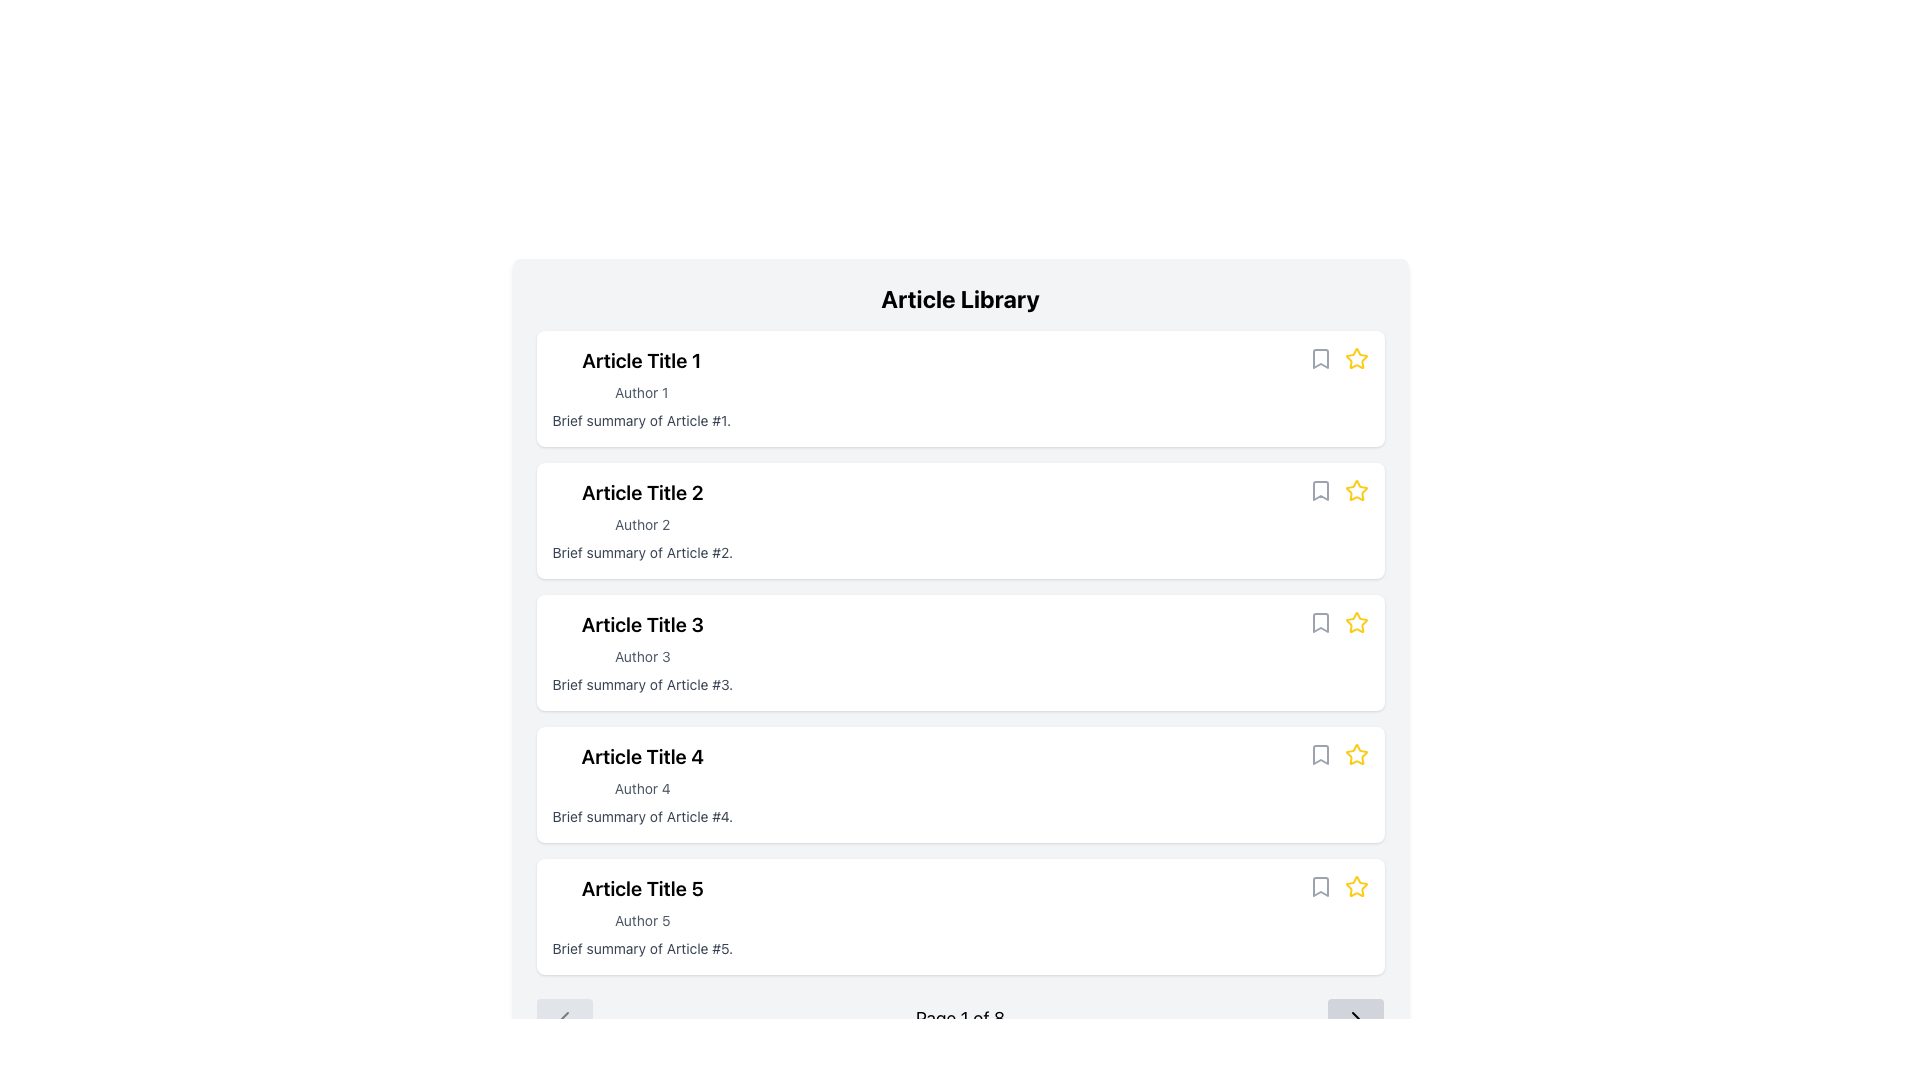 This screenshot has height=1080, width=1920. What do you see at coordinates (1356, 490) in the screenshot?
I see `the yellow star icon located in the top-right corner of the card for 'Article Title 2'` at bounding box center [1356, 490].